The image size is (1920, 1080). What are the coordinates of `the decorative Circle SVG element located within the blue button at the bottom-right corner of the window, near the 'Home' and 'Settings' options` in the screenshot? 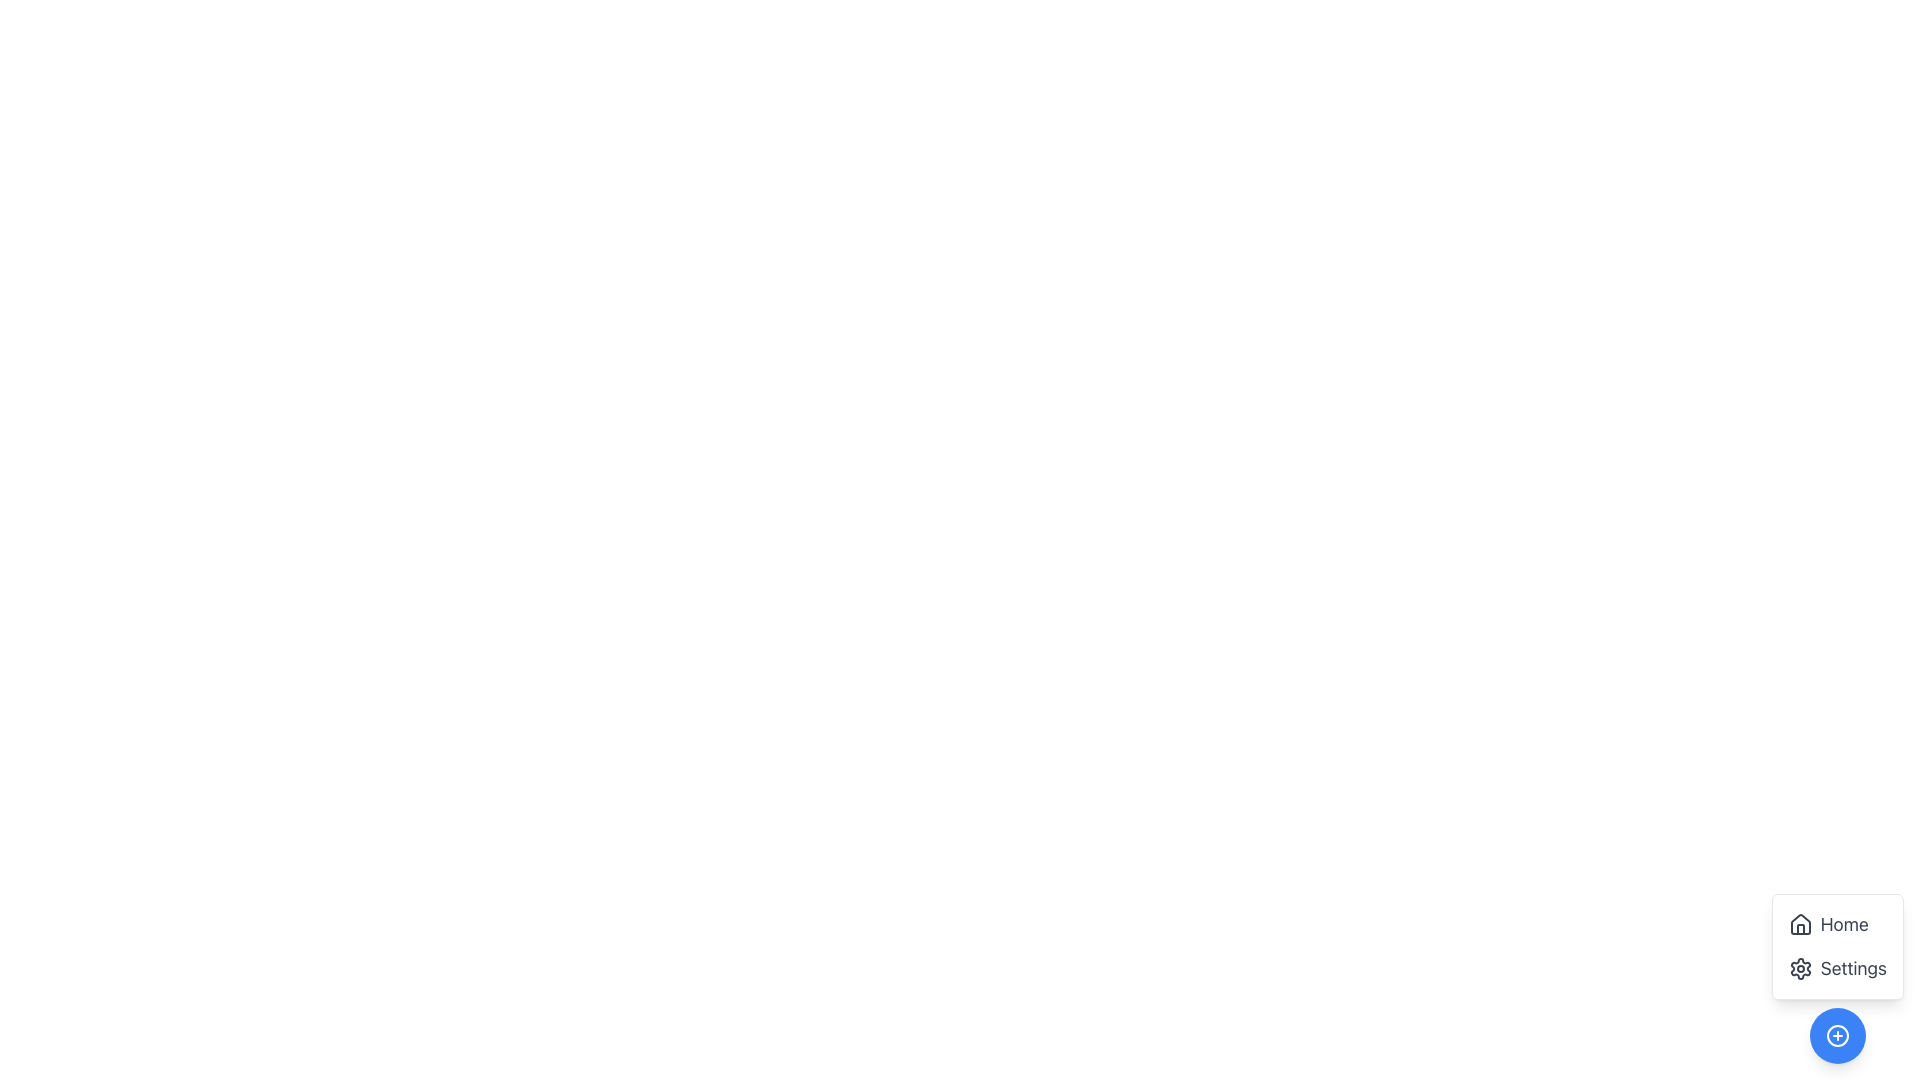 It's located at (1837, 1035).